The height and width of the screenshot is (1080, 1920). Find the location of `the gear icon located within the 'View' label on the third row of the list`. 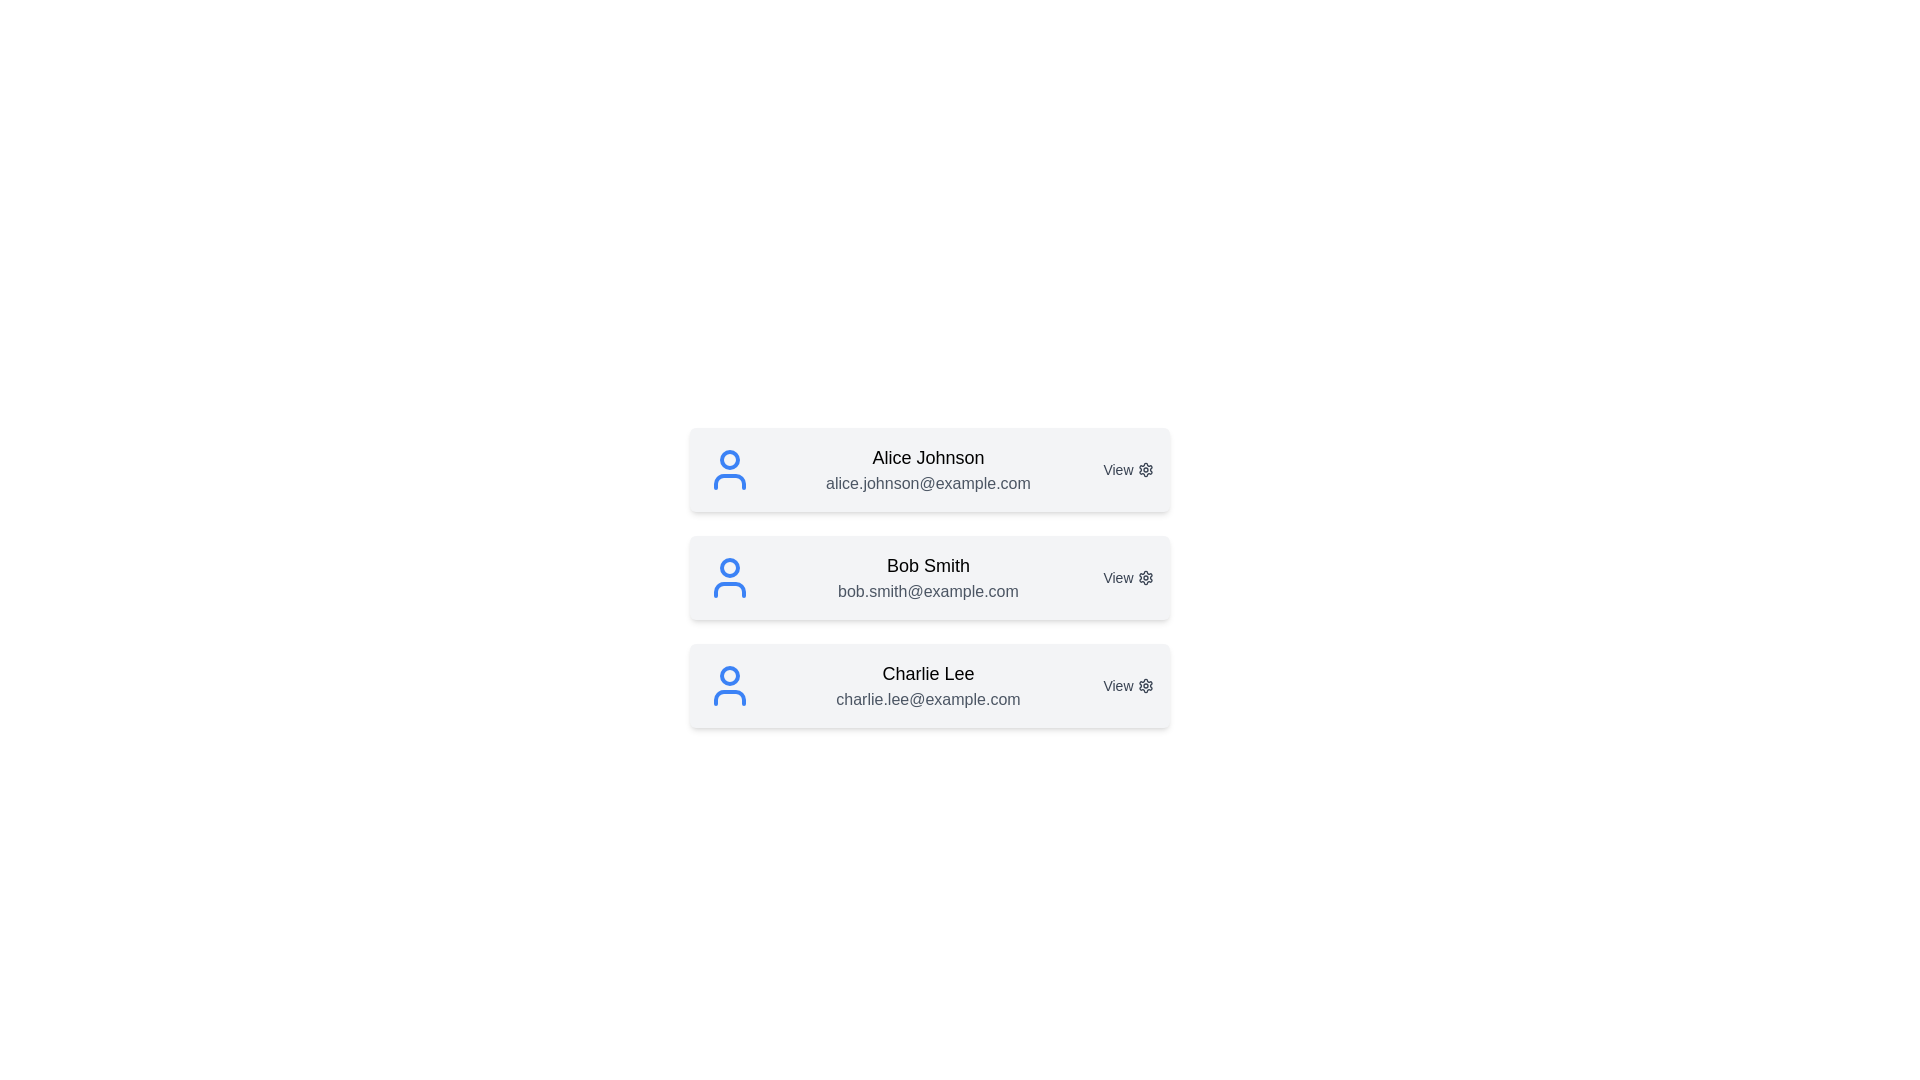

the gear icon located within the 'View' label on the third row of the list is located at coordinates (1145, 685).